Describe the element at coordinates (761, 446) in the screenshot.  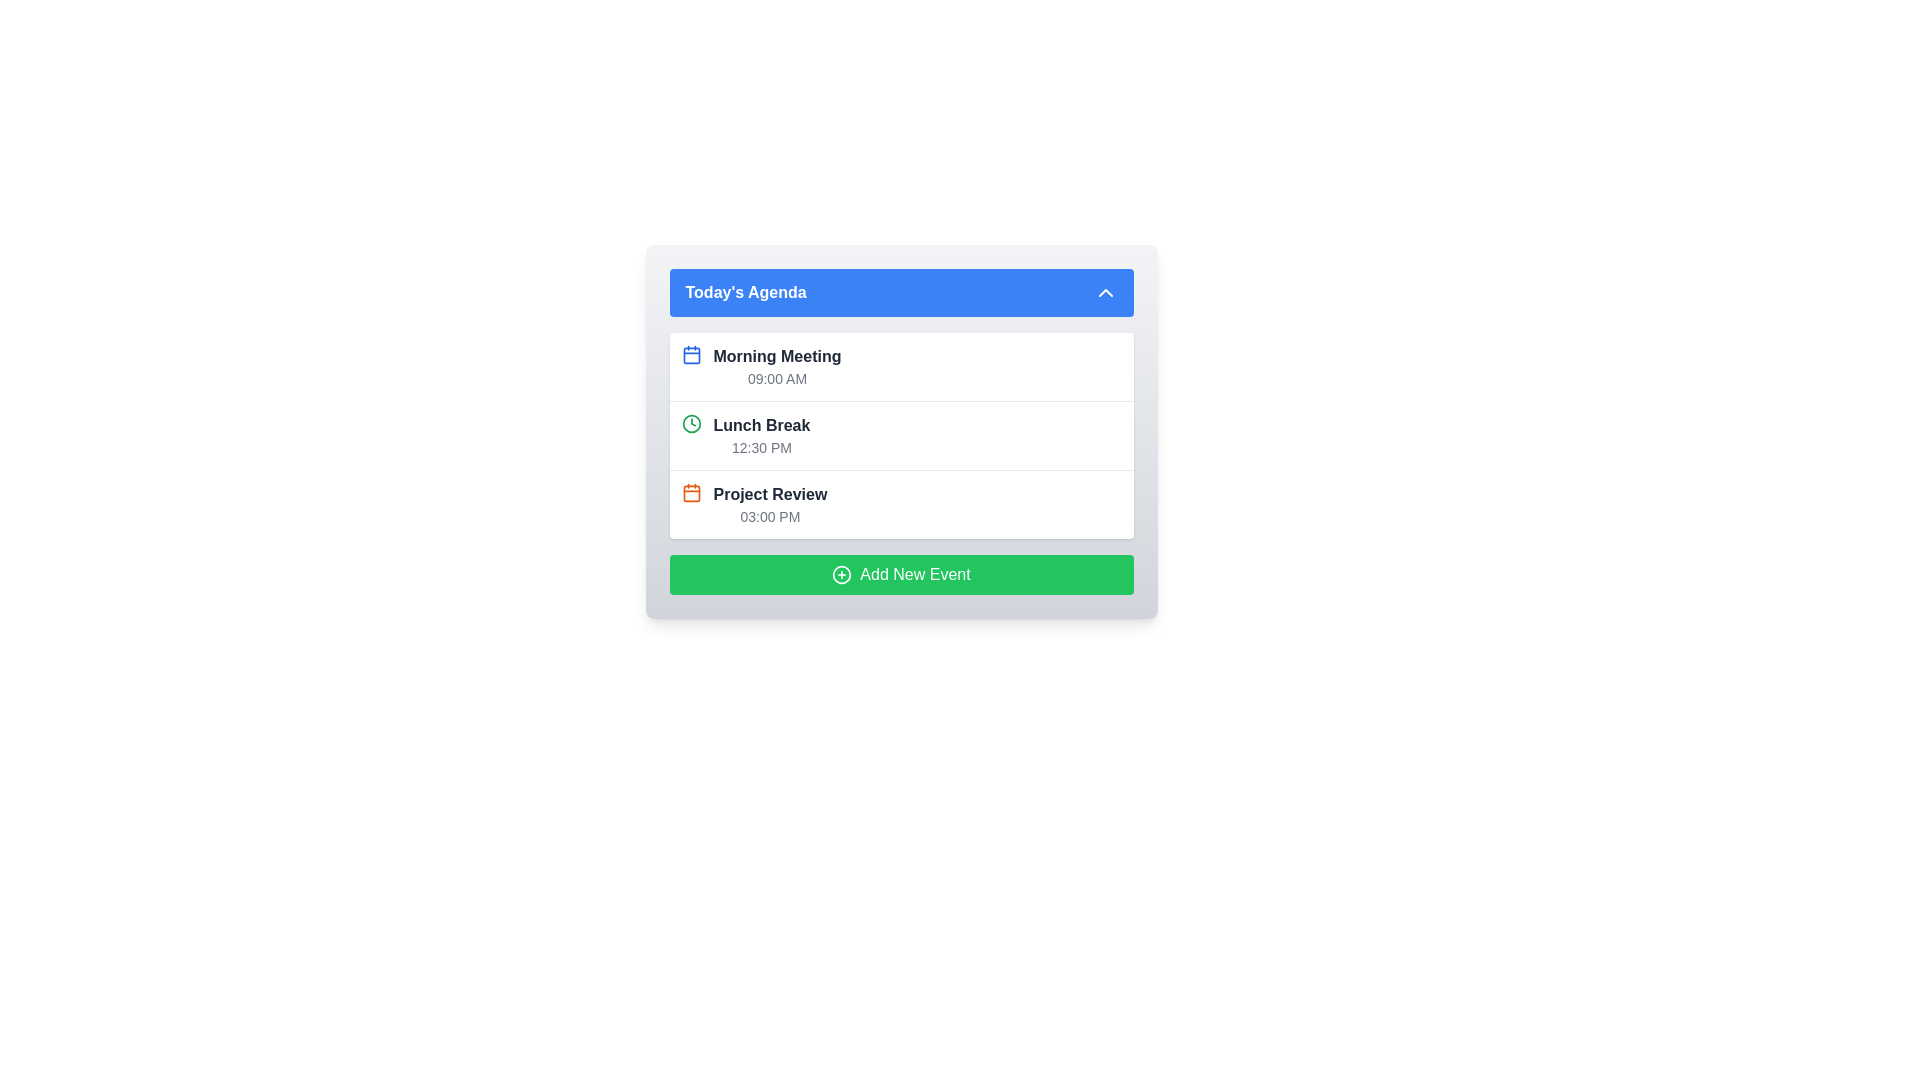
I see `the information displayed in the text element representing the scheduled time` at that location.